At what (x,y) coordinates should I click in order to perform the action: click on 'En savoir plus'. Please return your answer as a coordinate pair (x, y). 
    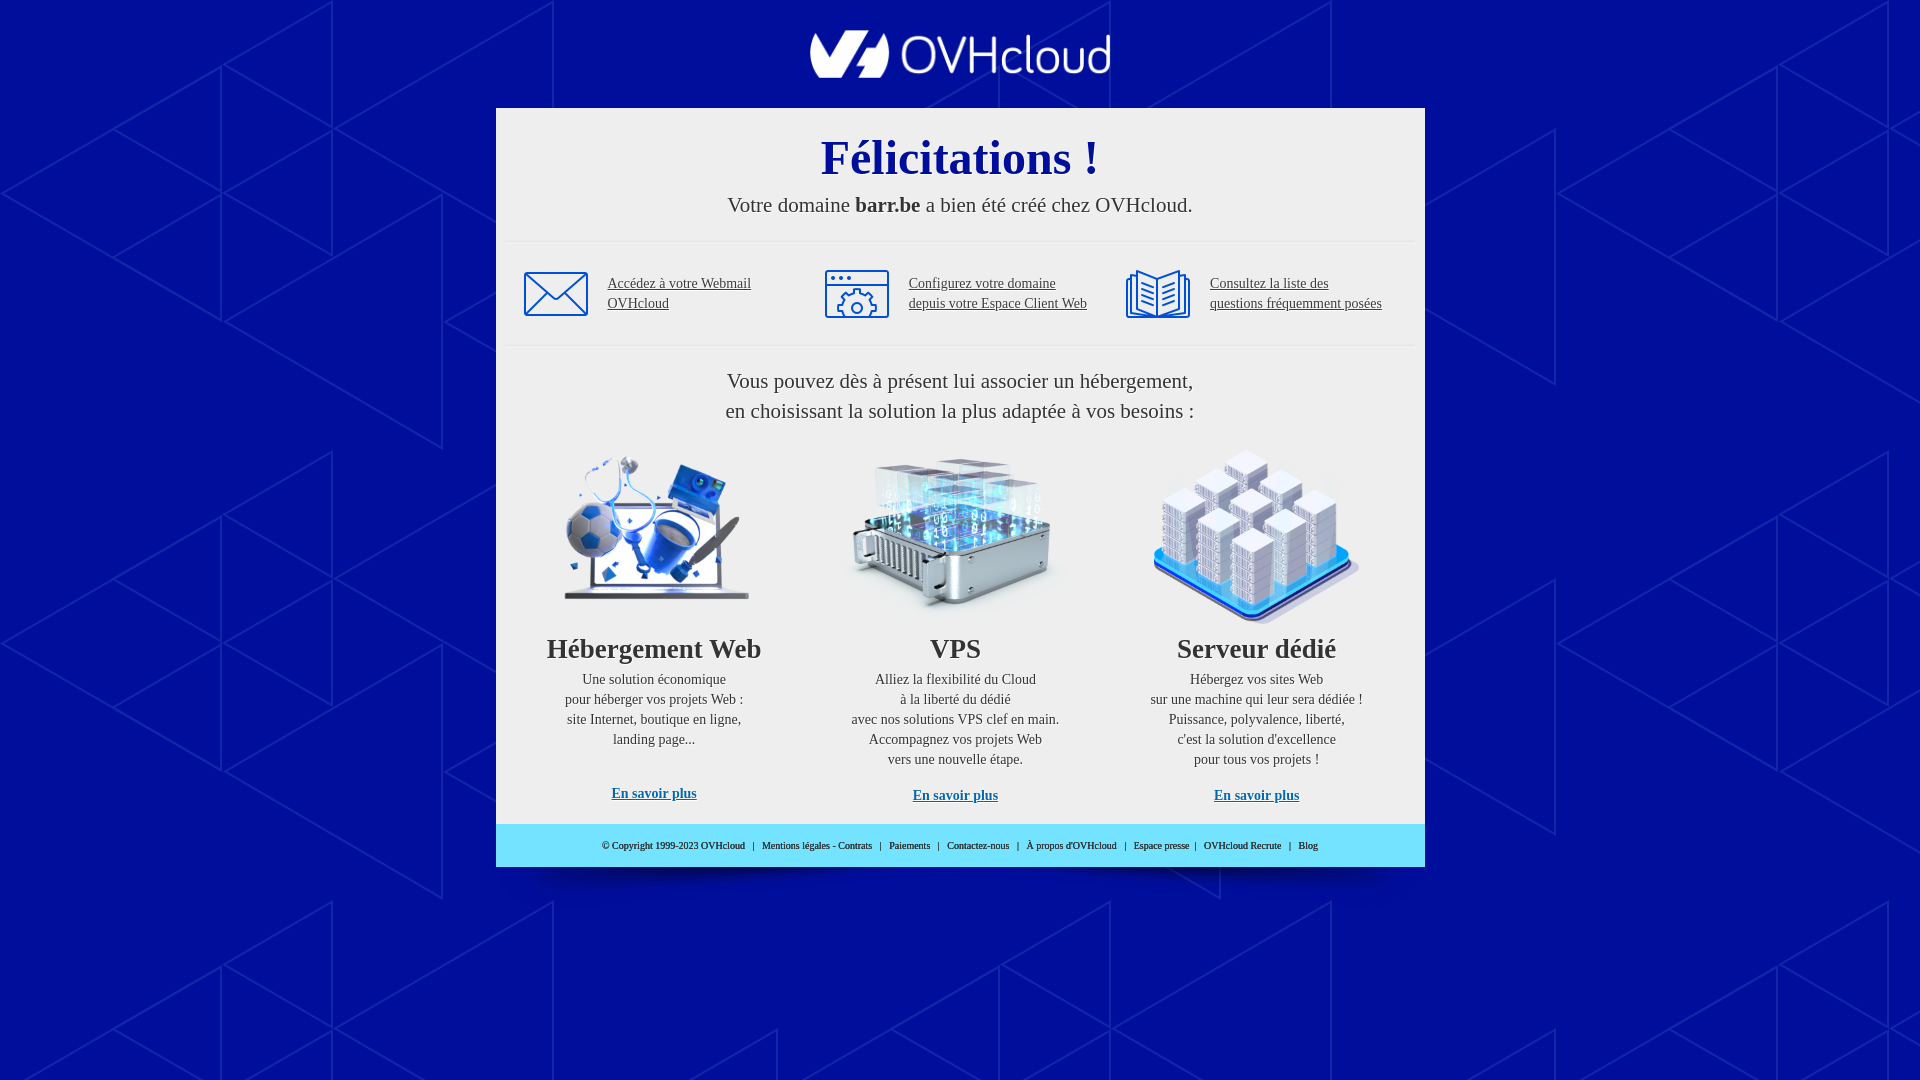
    Looking at the image, I should click on (1255, 794).